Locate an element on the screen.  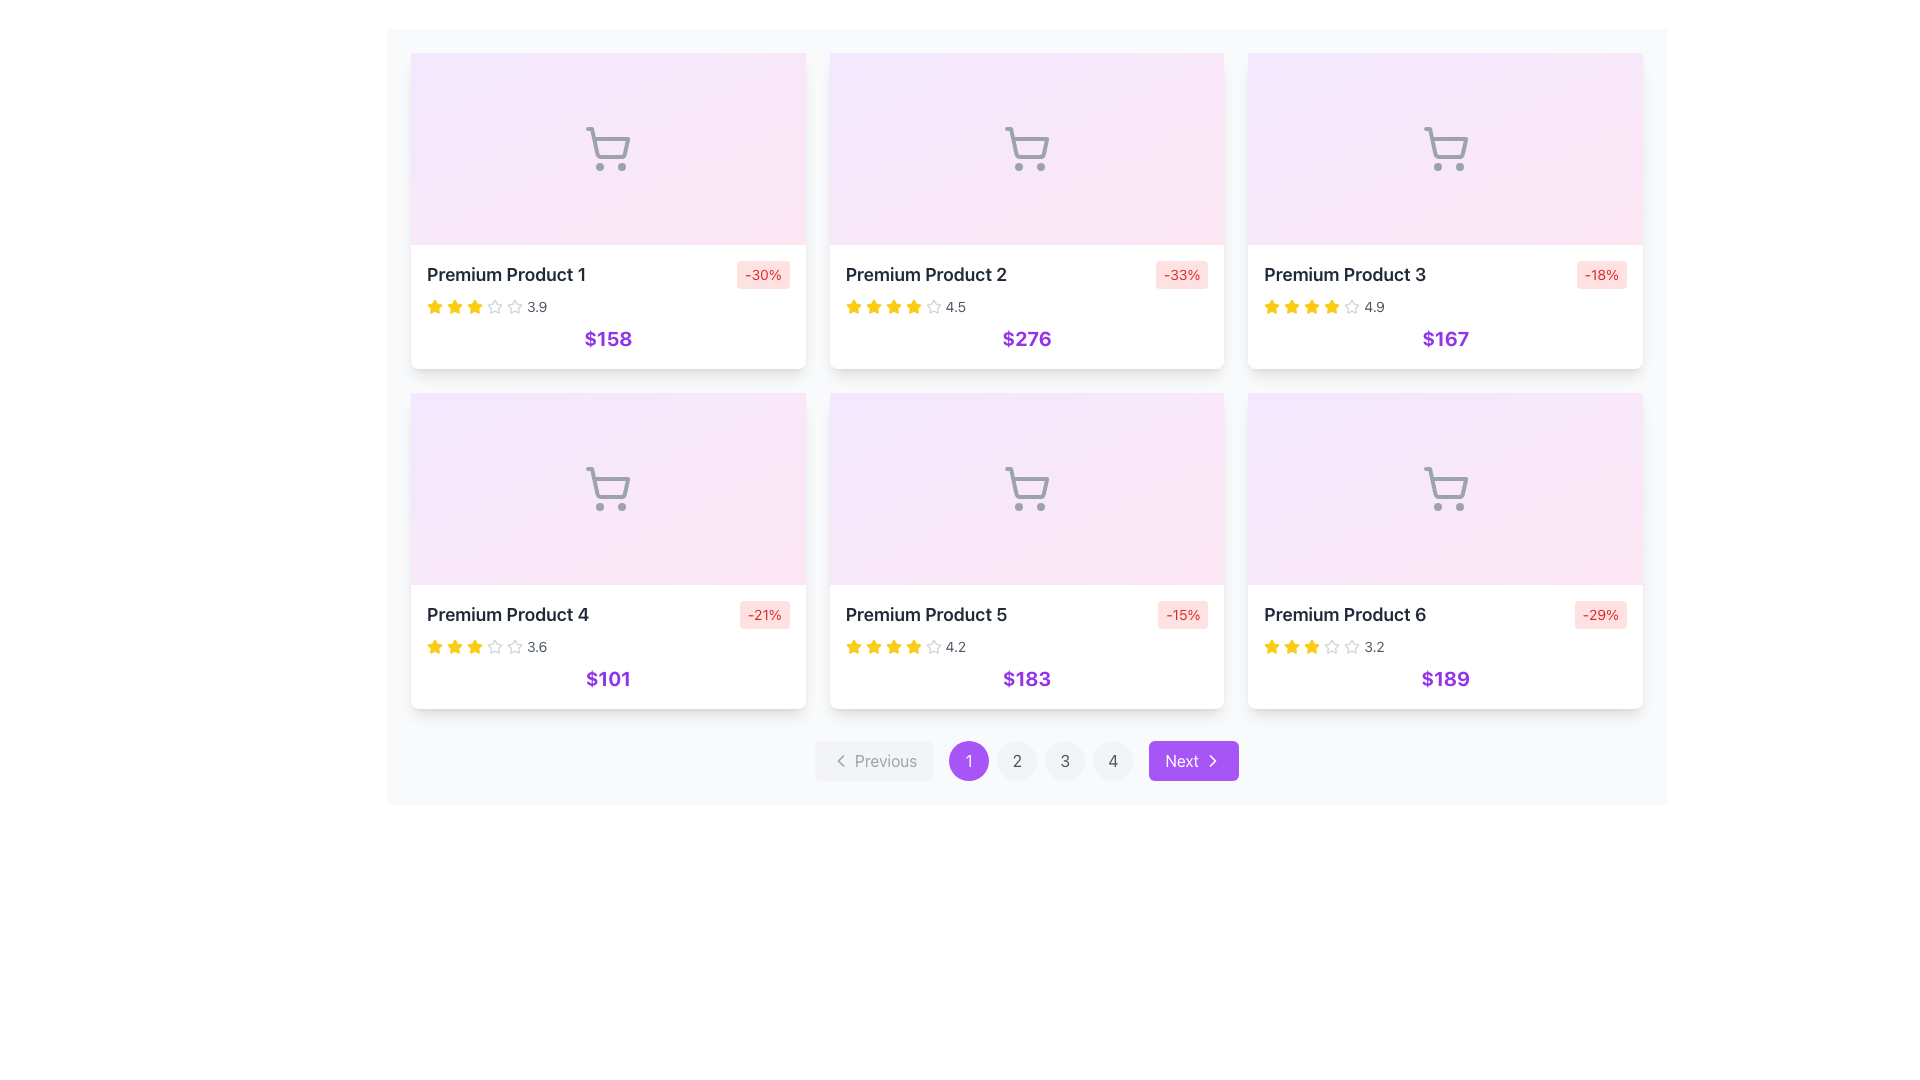
the 5th yellow star icon in the rating widget for 'Premium Product 3' is located at coordinates (1332, 307).